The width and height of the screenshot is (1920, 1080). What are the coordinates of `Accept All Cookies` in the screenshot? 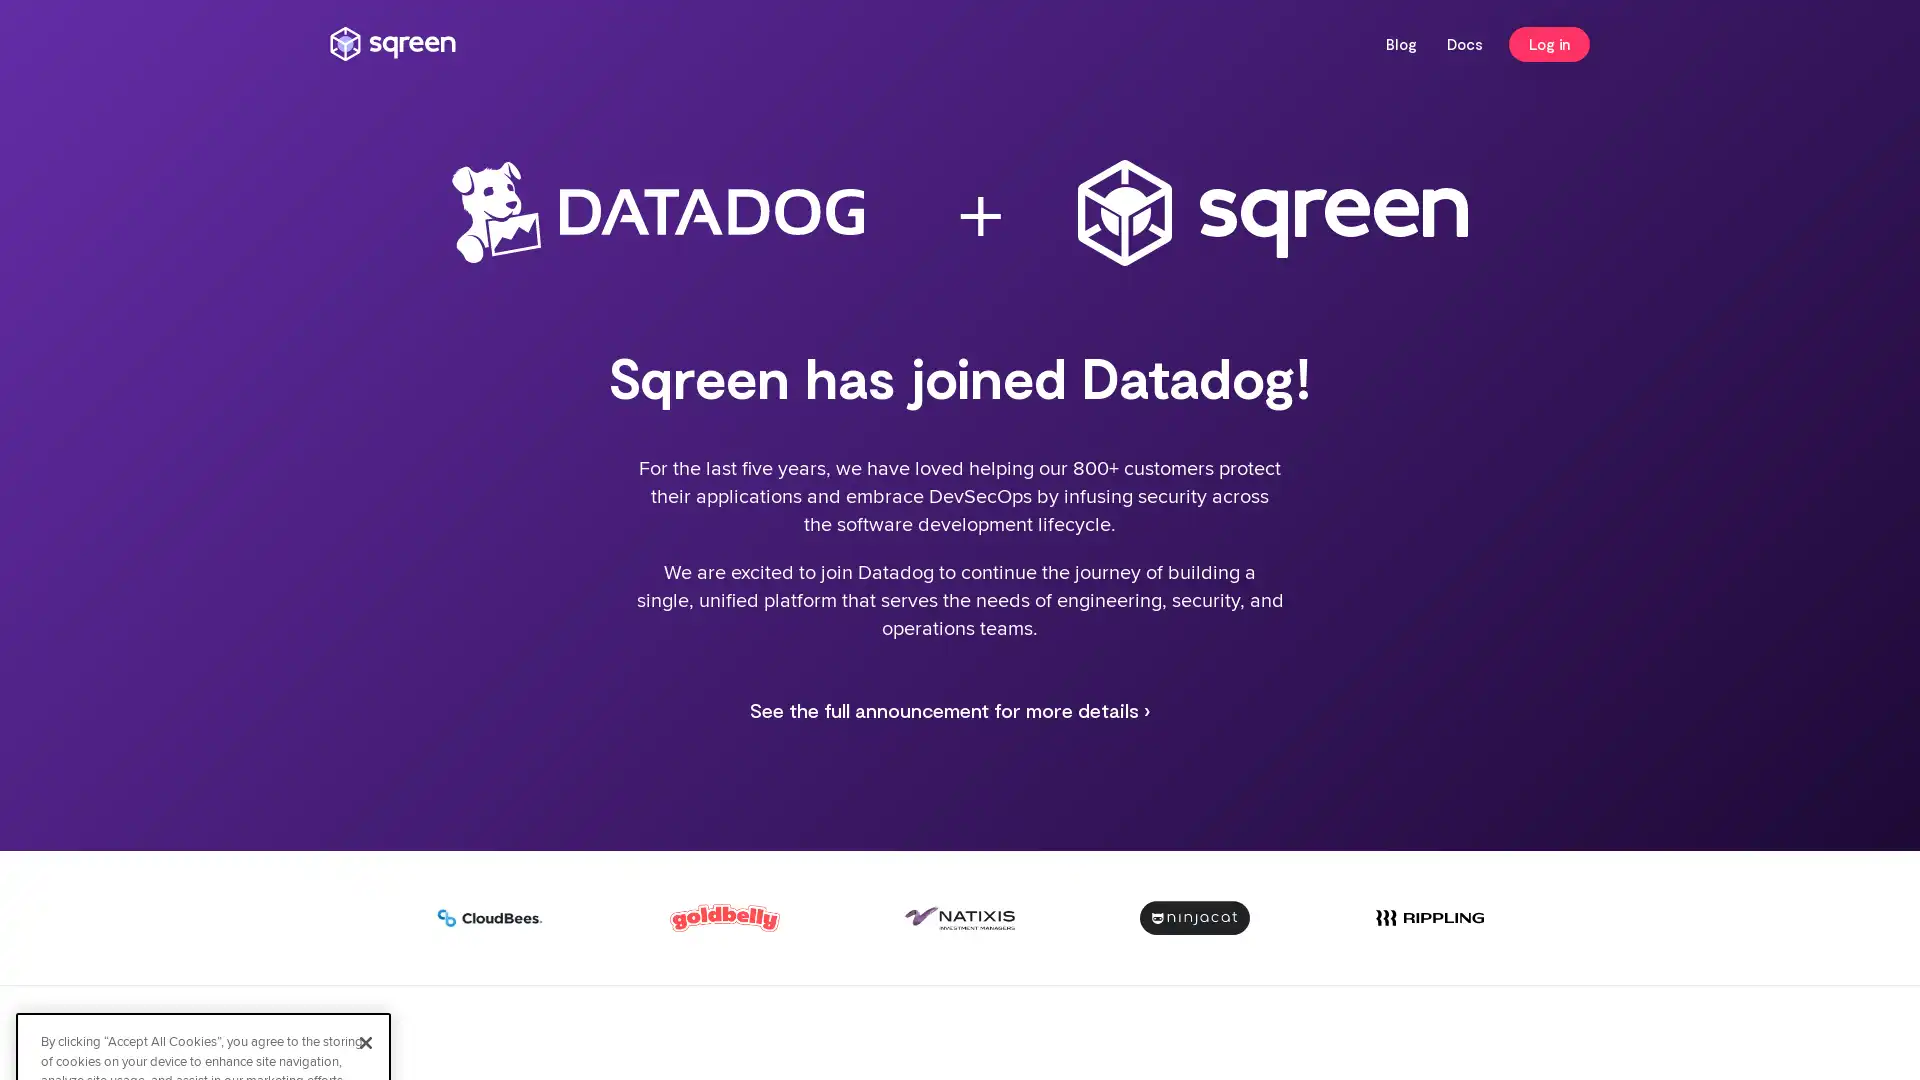 It's located at (203, 951).